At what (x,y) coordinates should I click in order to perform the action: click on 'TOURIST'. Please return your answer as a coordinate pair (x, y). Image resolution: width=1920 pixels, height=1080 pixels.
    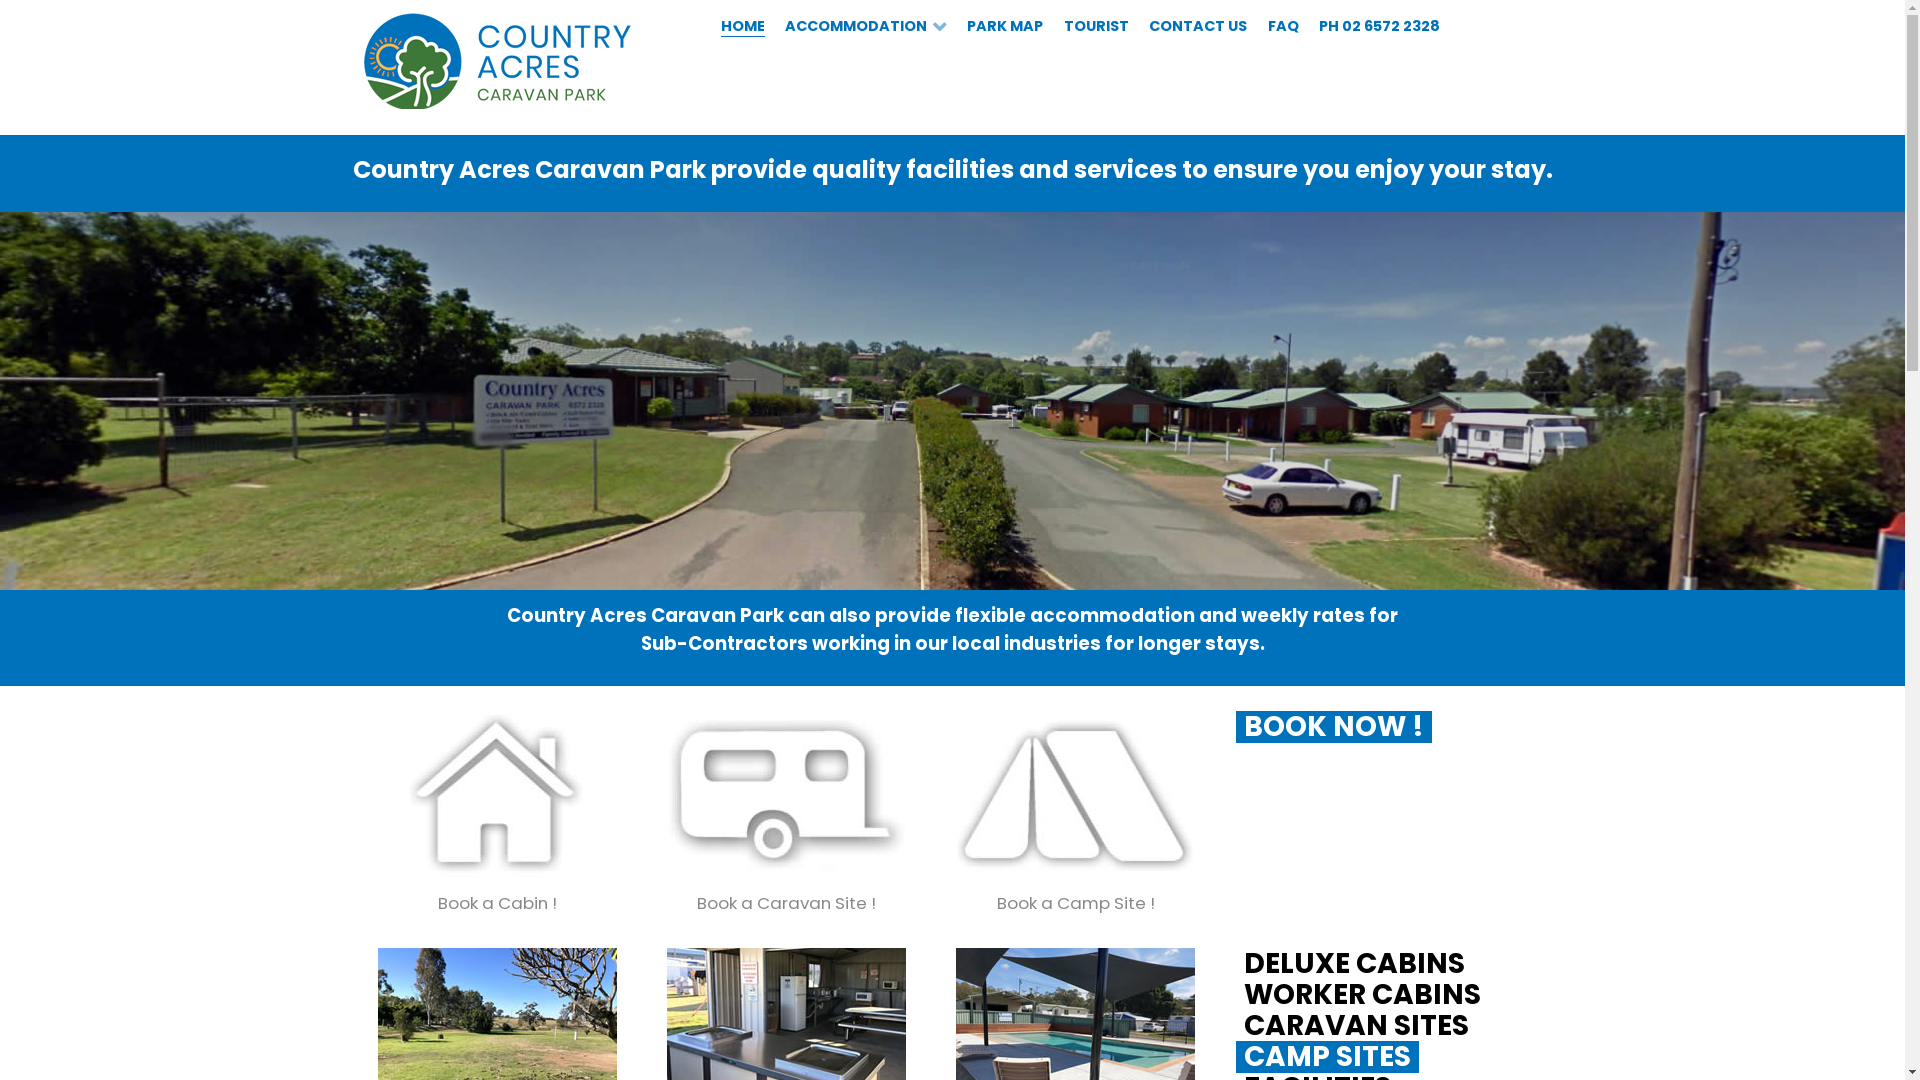
    Looking at the image, I should click on (1094, 26).